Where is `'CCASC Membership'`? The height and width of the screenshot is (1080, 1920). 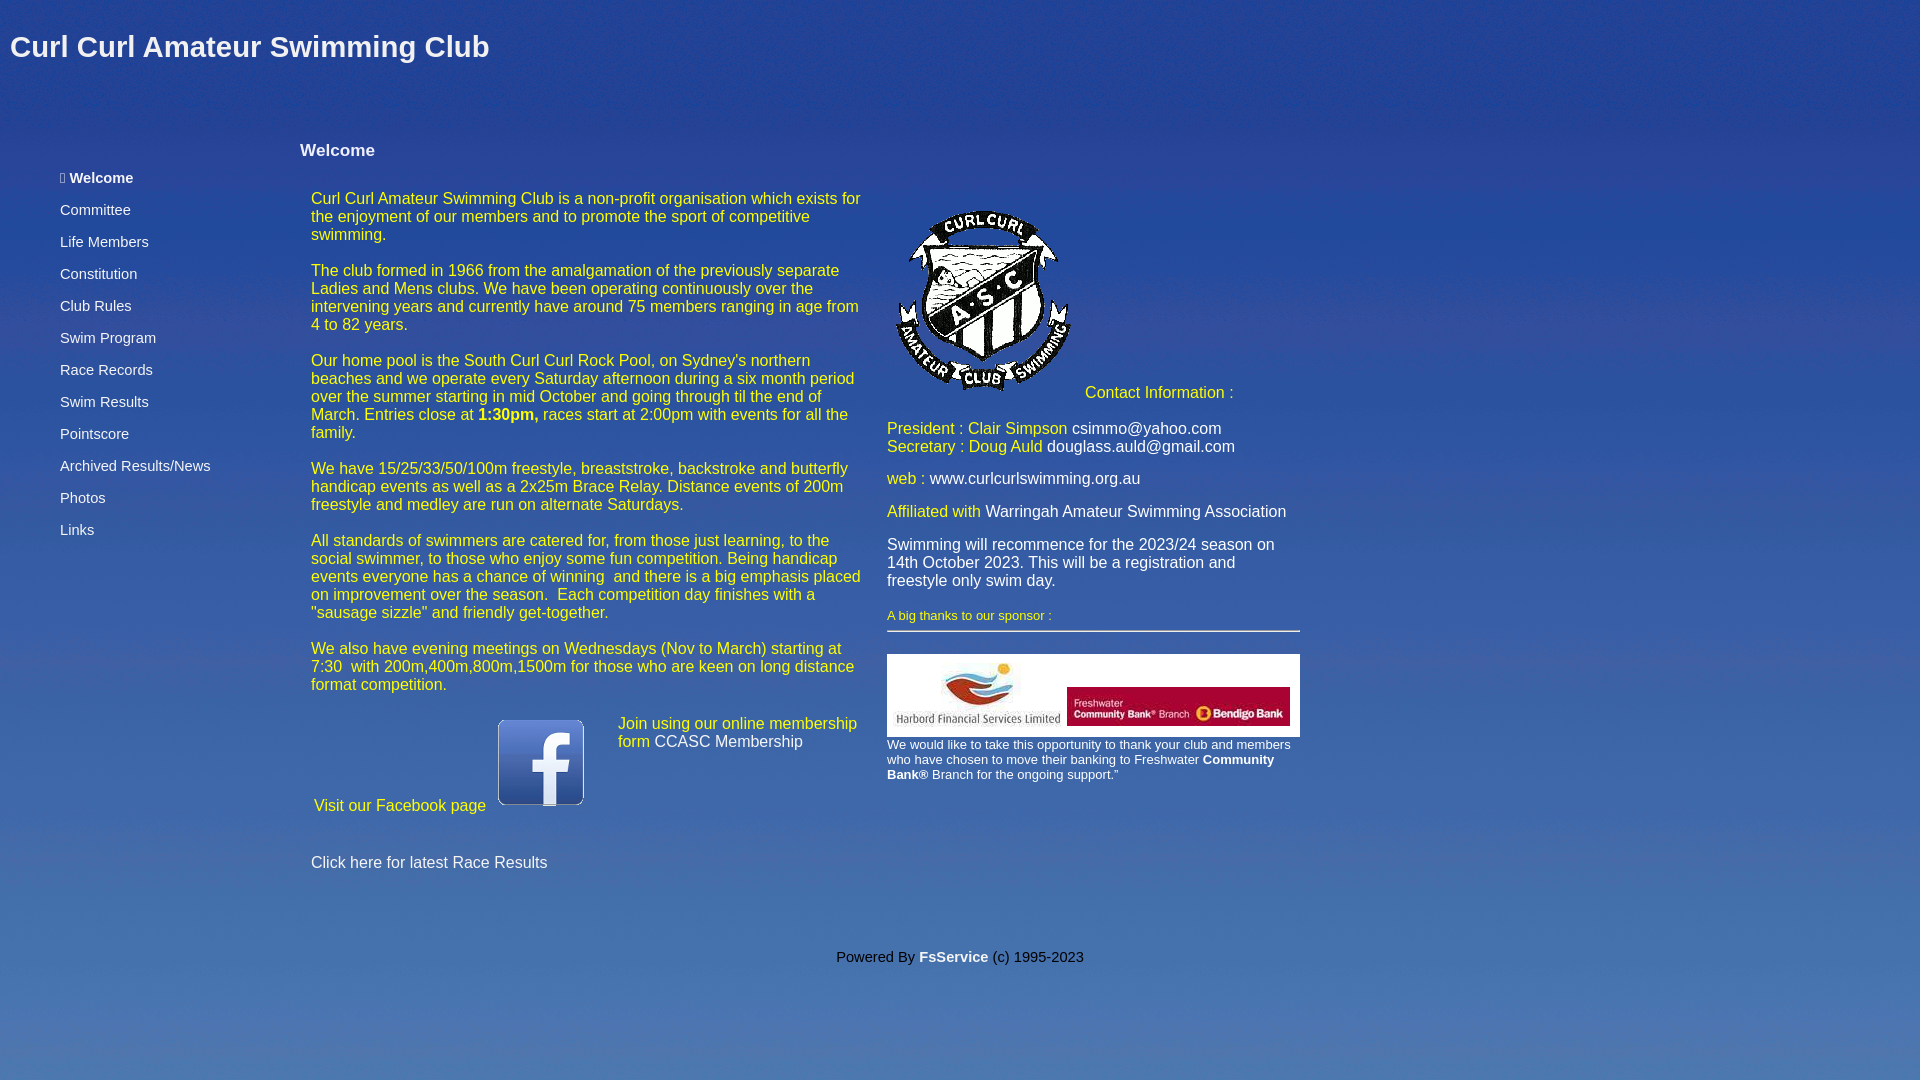 'CCASC Membership' is located at coordinates (727, 741).